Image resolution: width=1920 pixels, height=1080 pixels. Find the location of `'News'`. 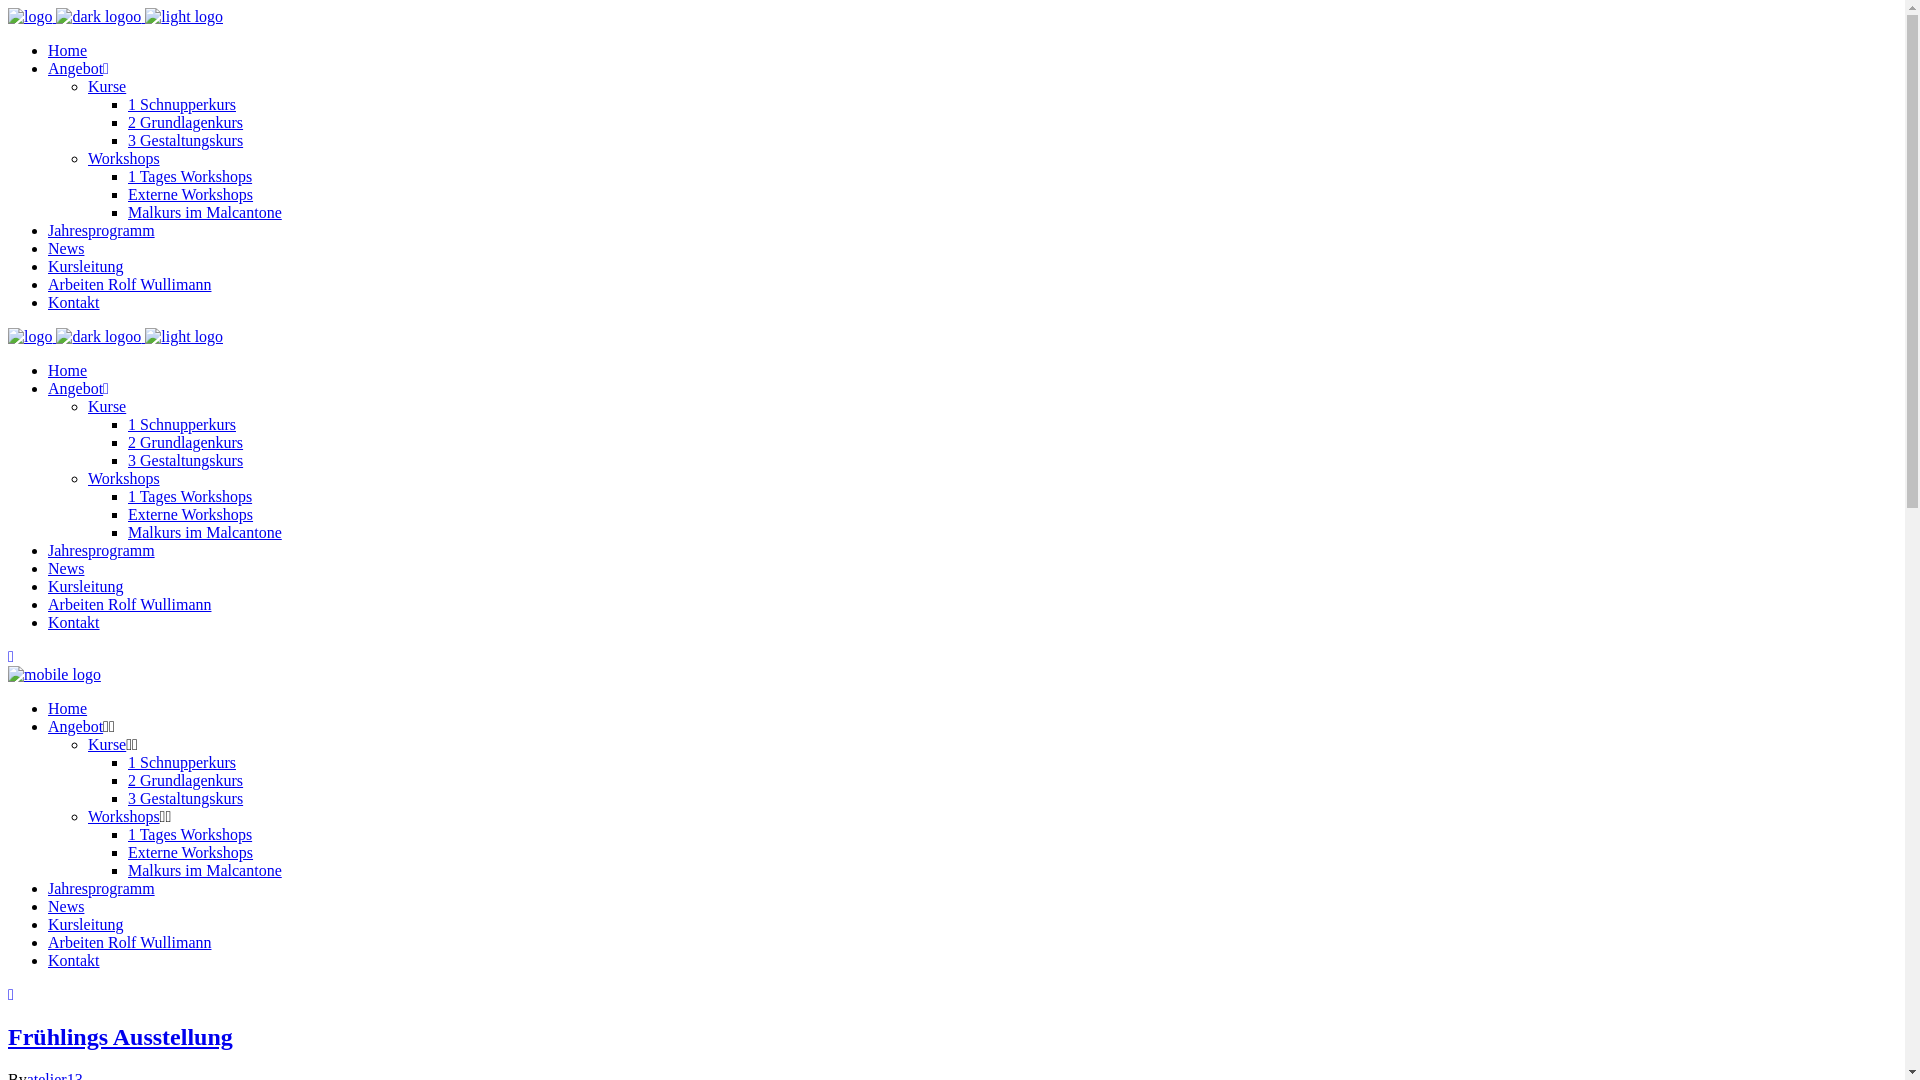

'News' is located at coordinates (48, 568).